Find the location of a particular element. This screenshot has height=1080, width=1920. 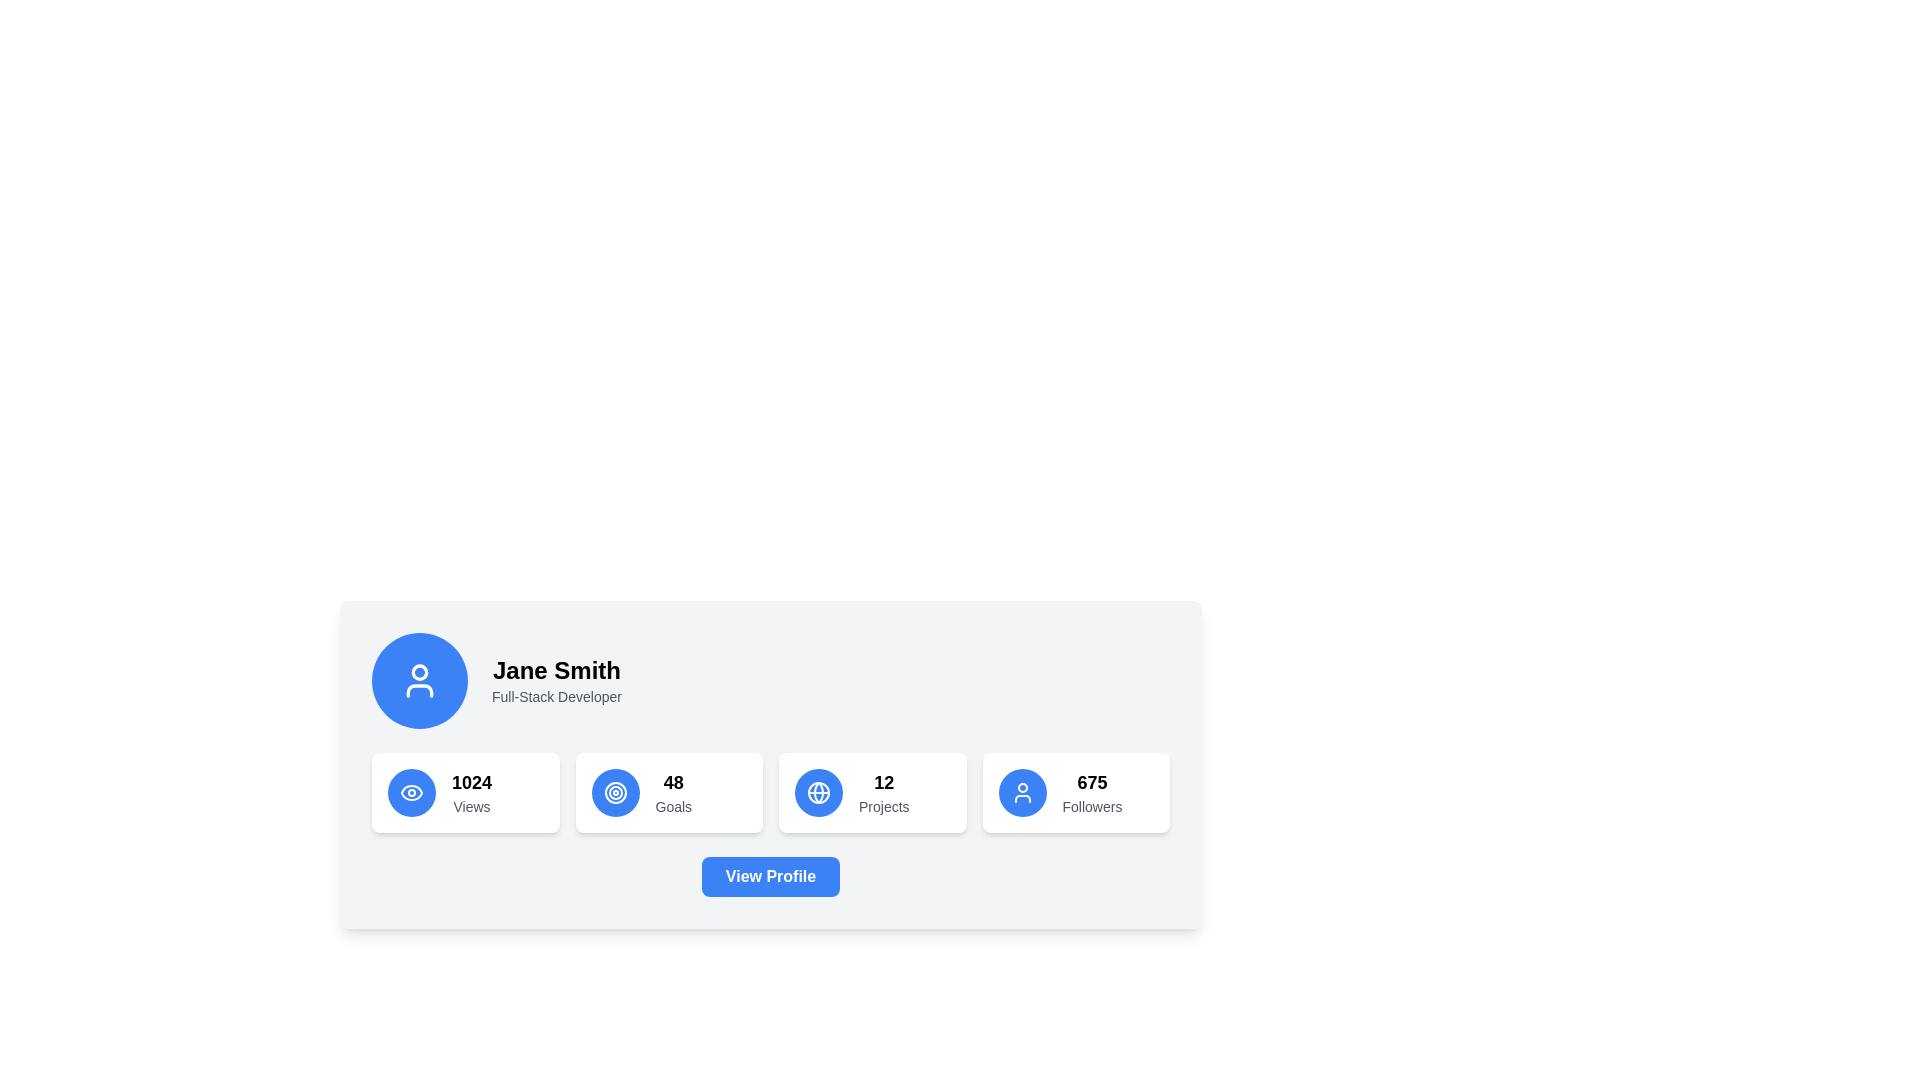

the Information Display Unit that shows the number of followers, located in the last card of the horizontally arranged group of statistic cards, which contains a blue circular icon to its left is located at coordinates (1091, 792).